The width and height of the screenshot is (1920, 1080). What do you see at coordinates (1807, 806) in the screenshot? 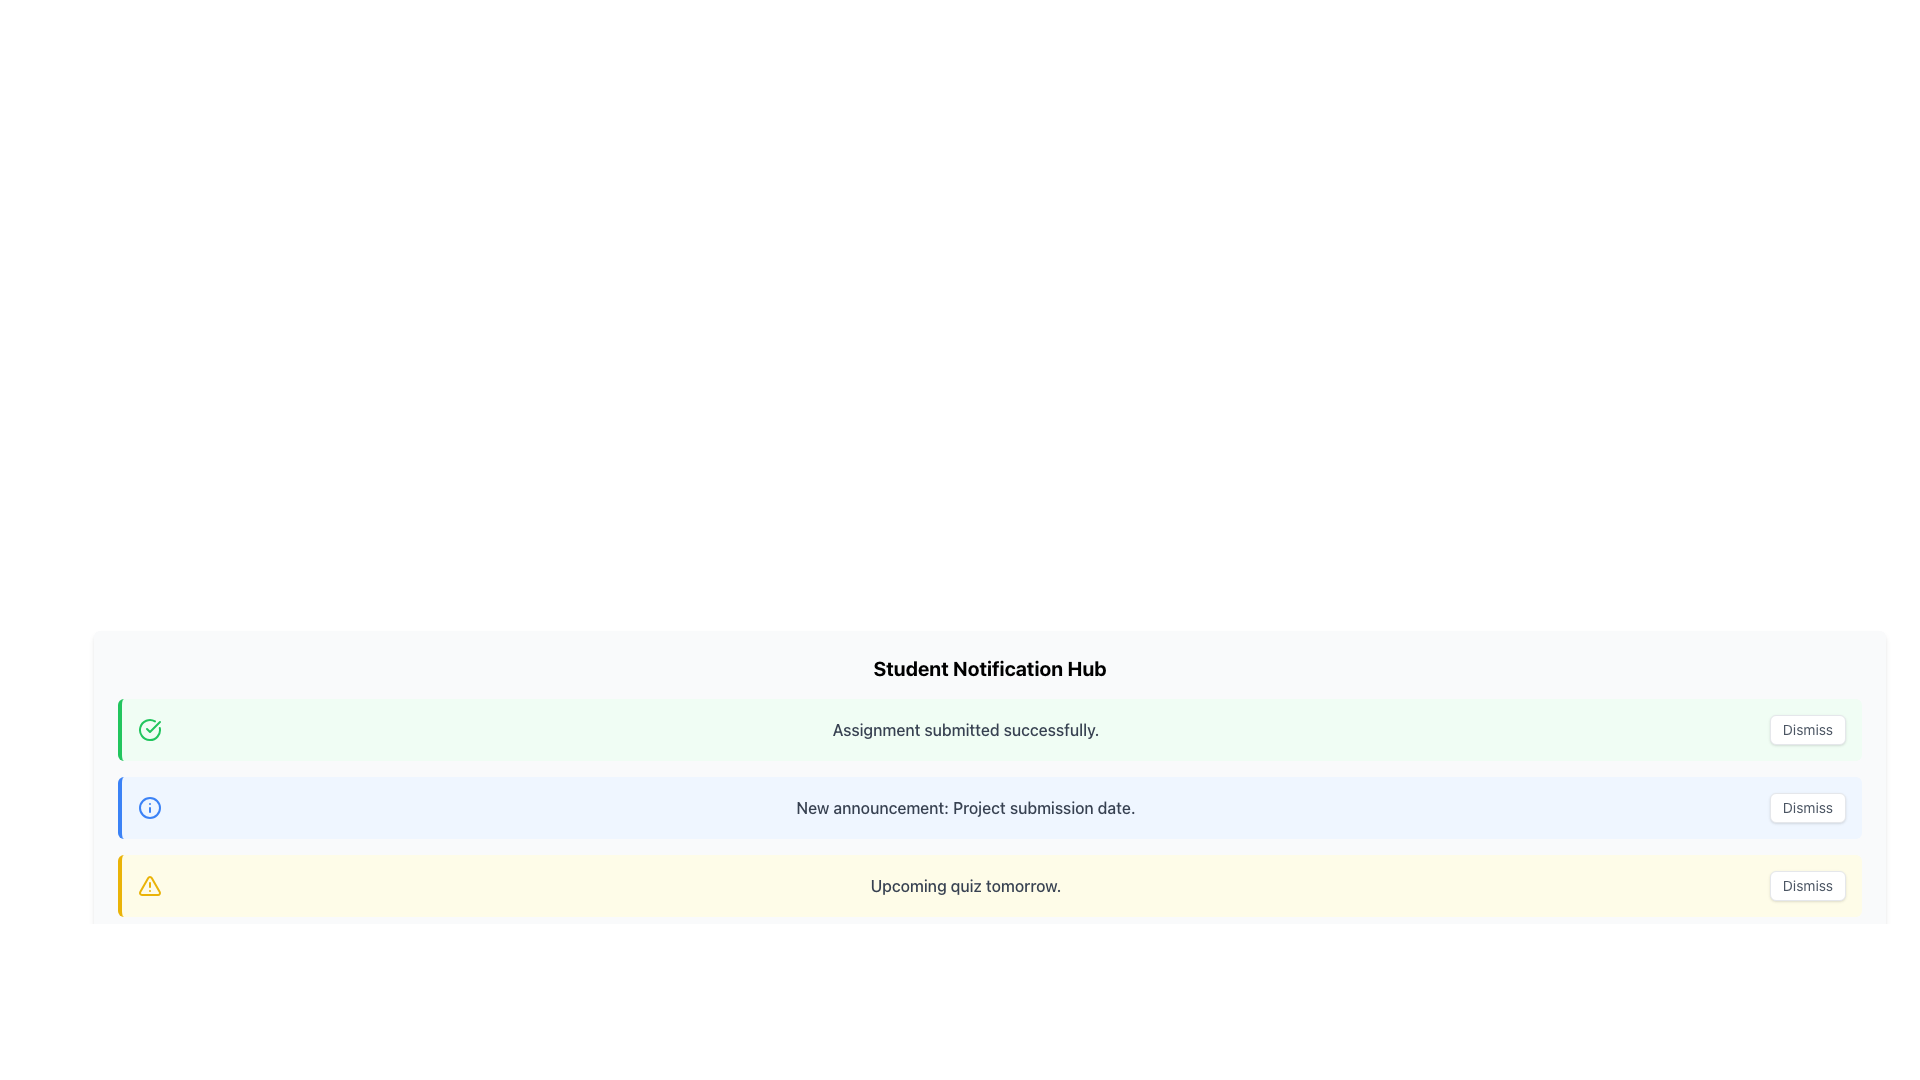
I see `the rectangular 'Dismiss' button with a light background and dark gray text` at bounding box center [1807, 806].